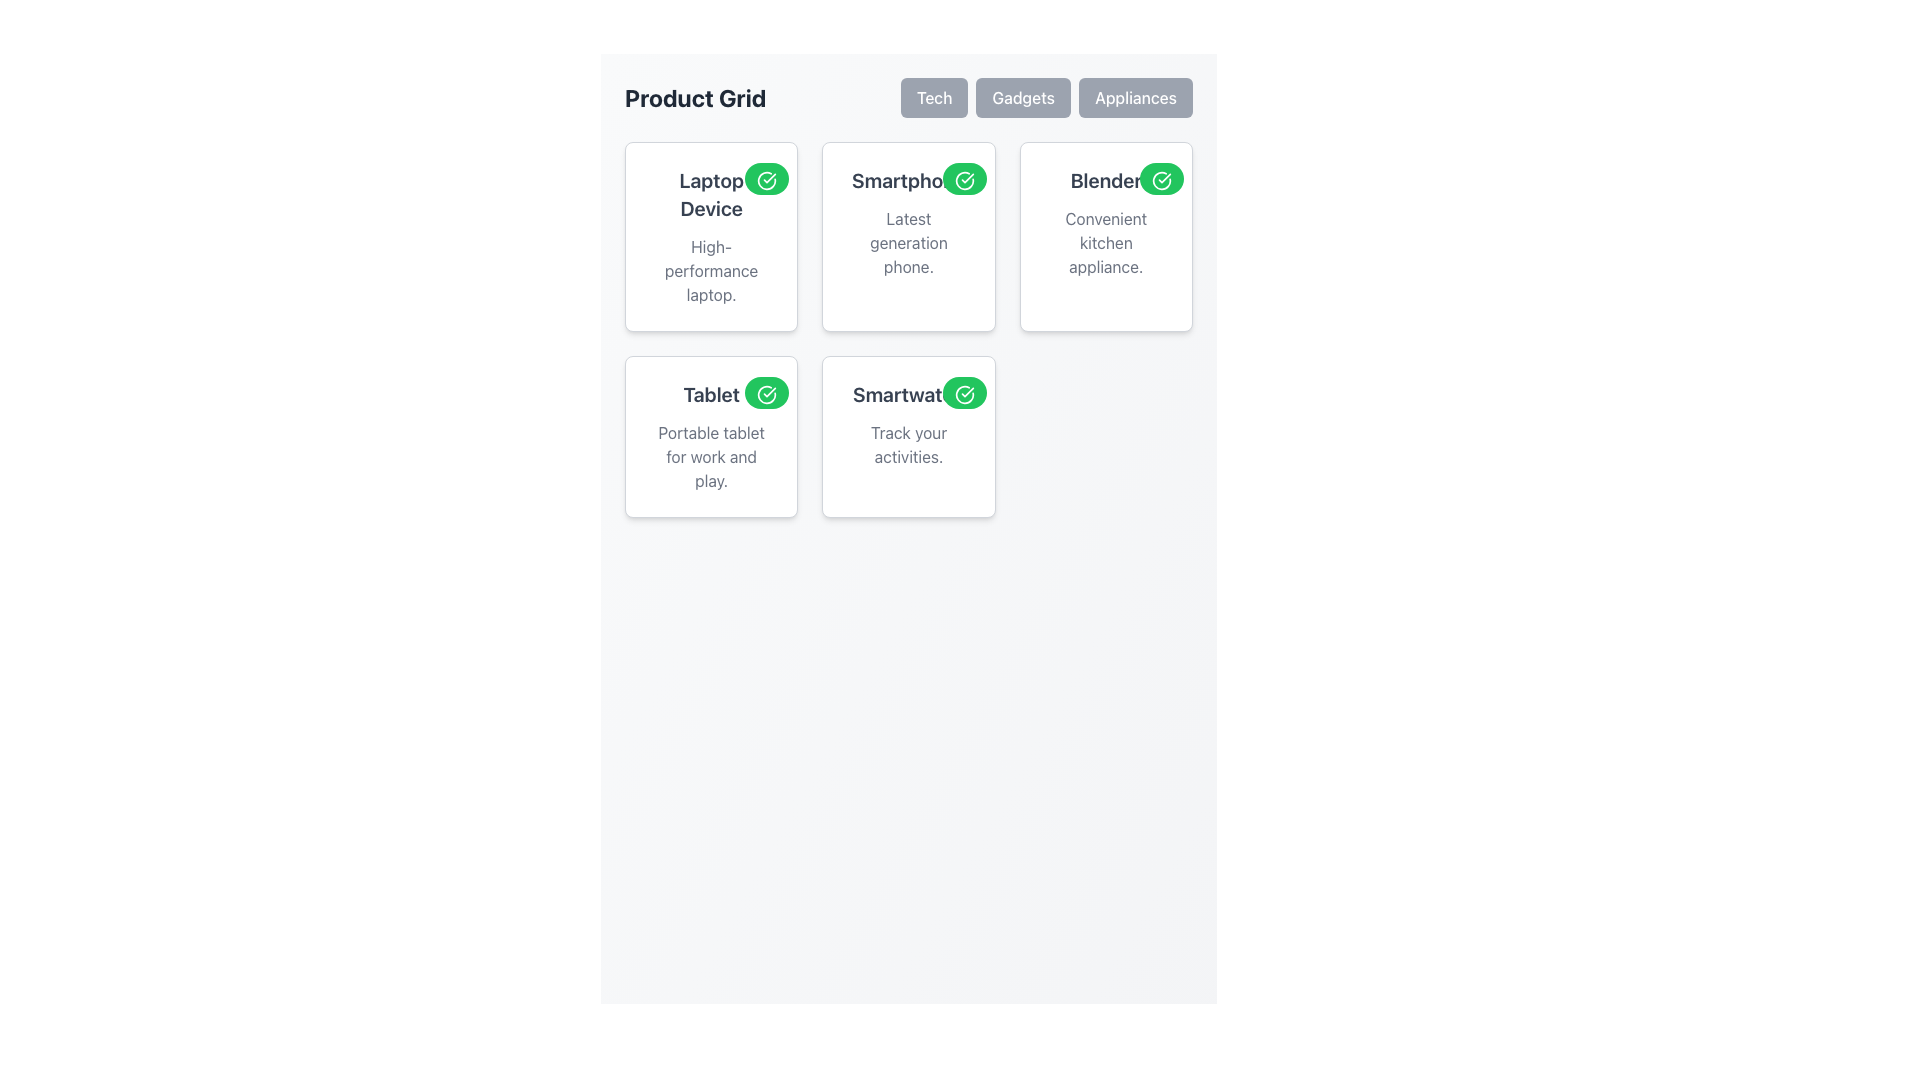 This screenshot has height=1080, width=1920. Describe the element at coordinates (766, 393) in the screenshot. I see `the status indicator located in the upper-right corner of the 'Tablet' card in the 'Product Grid' section` at that location.